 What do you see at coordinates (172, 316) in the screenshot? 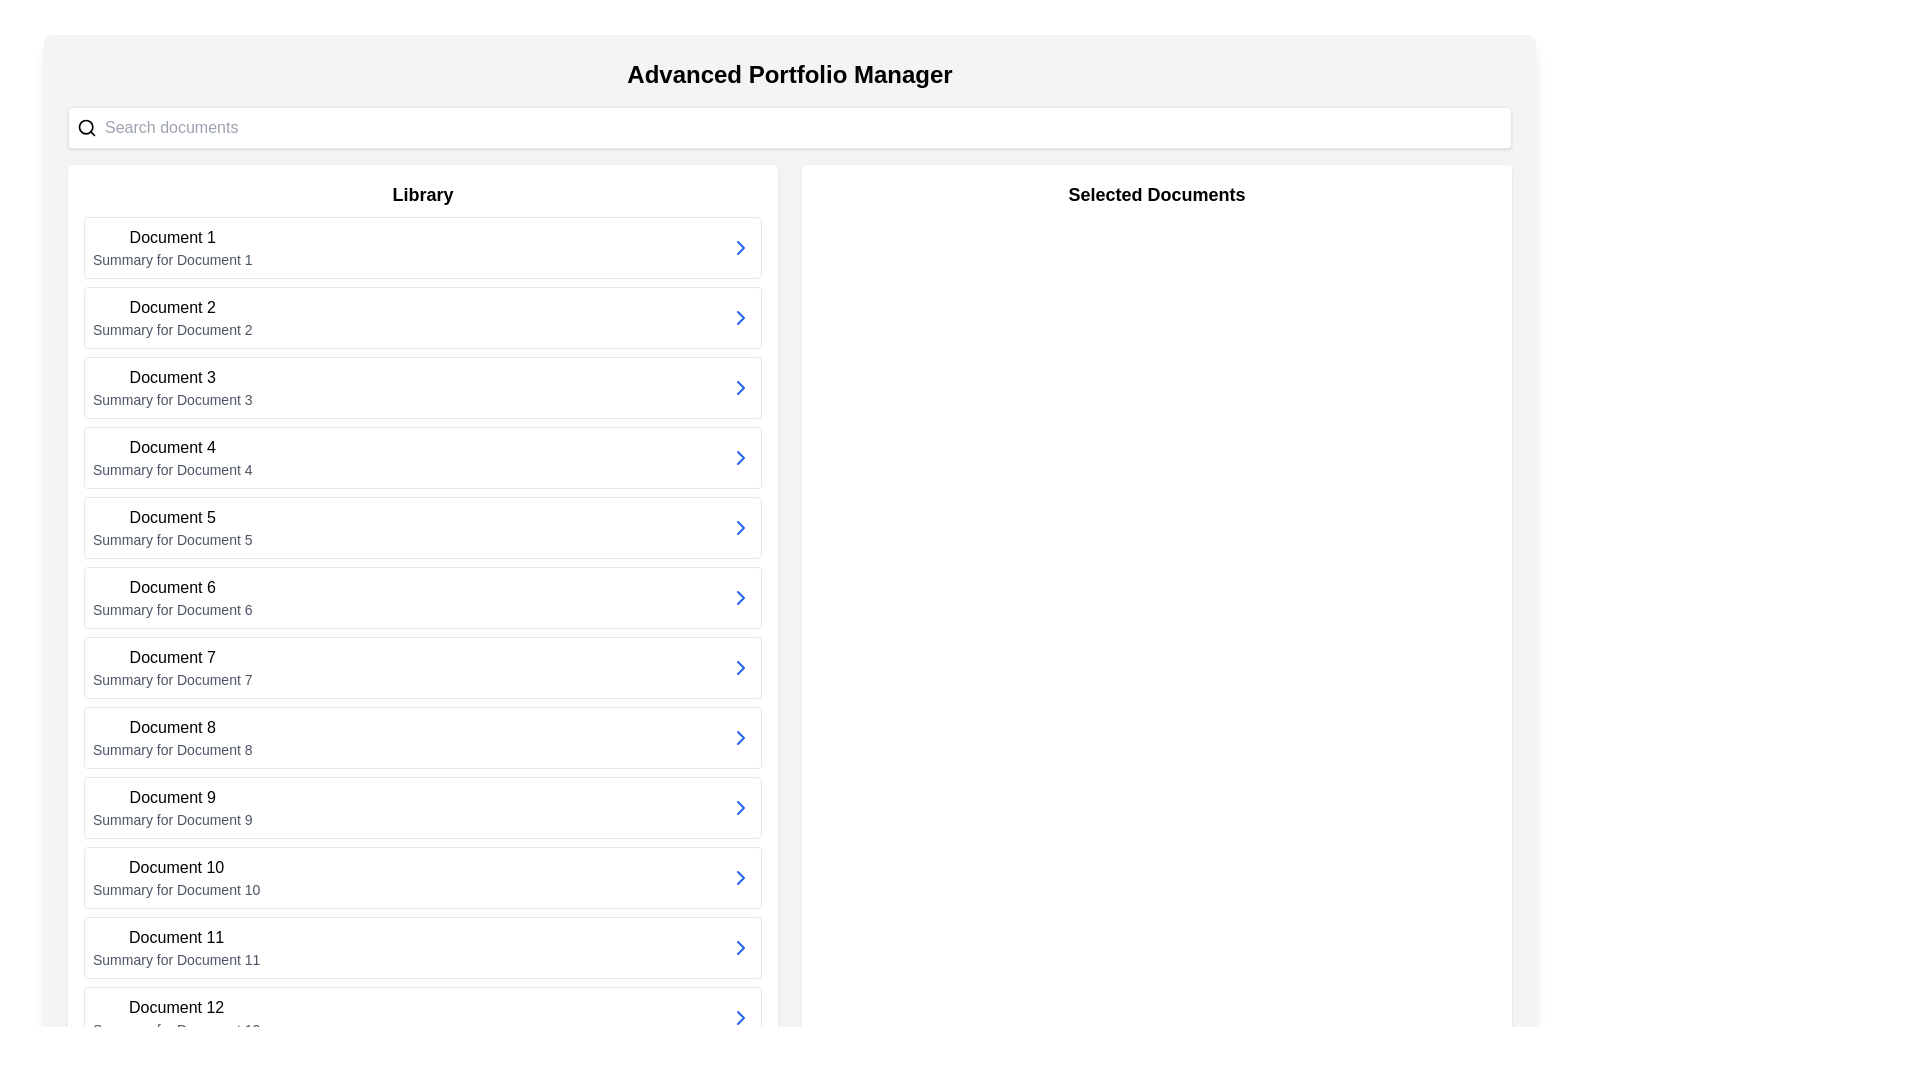
I see `the Text element representing 'Document 2' in the Library list` at bounding box center [172, 316].